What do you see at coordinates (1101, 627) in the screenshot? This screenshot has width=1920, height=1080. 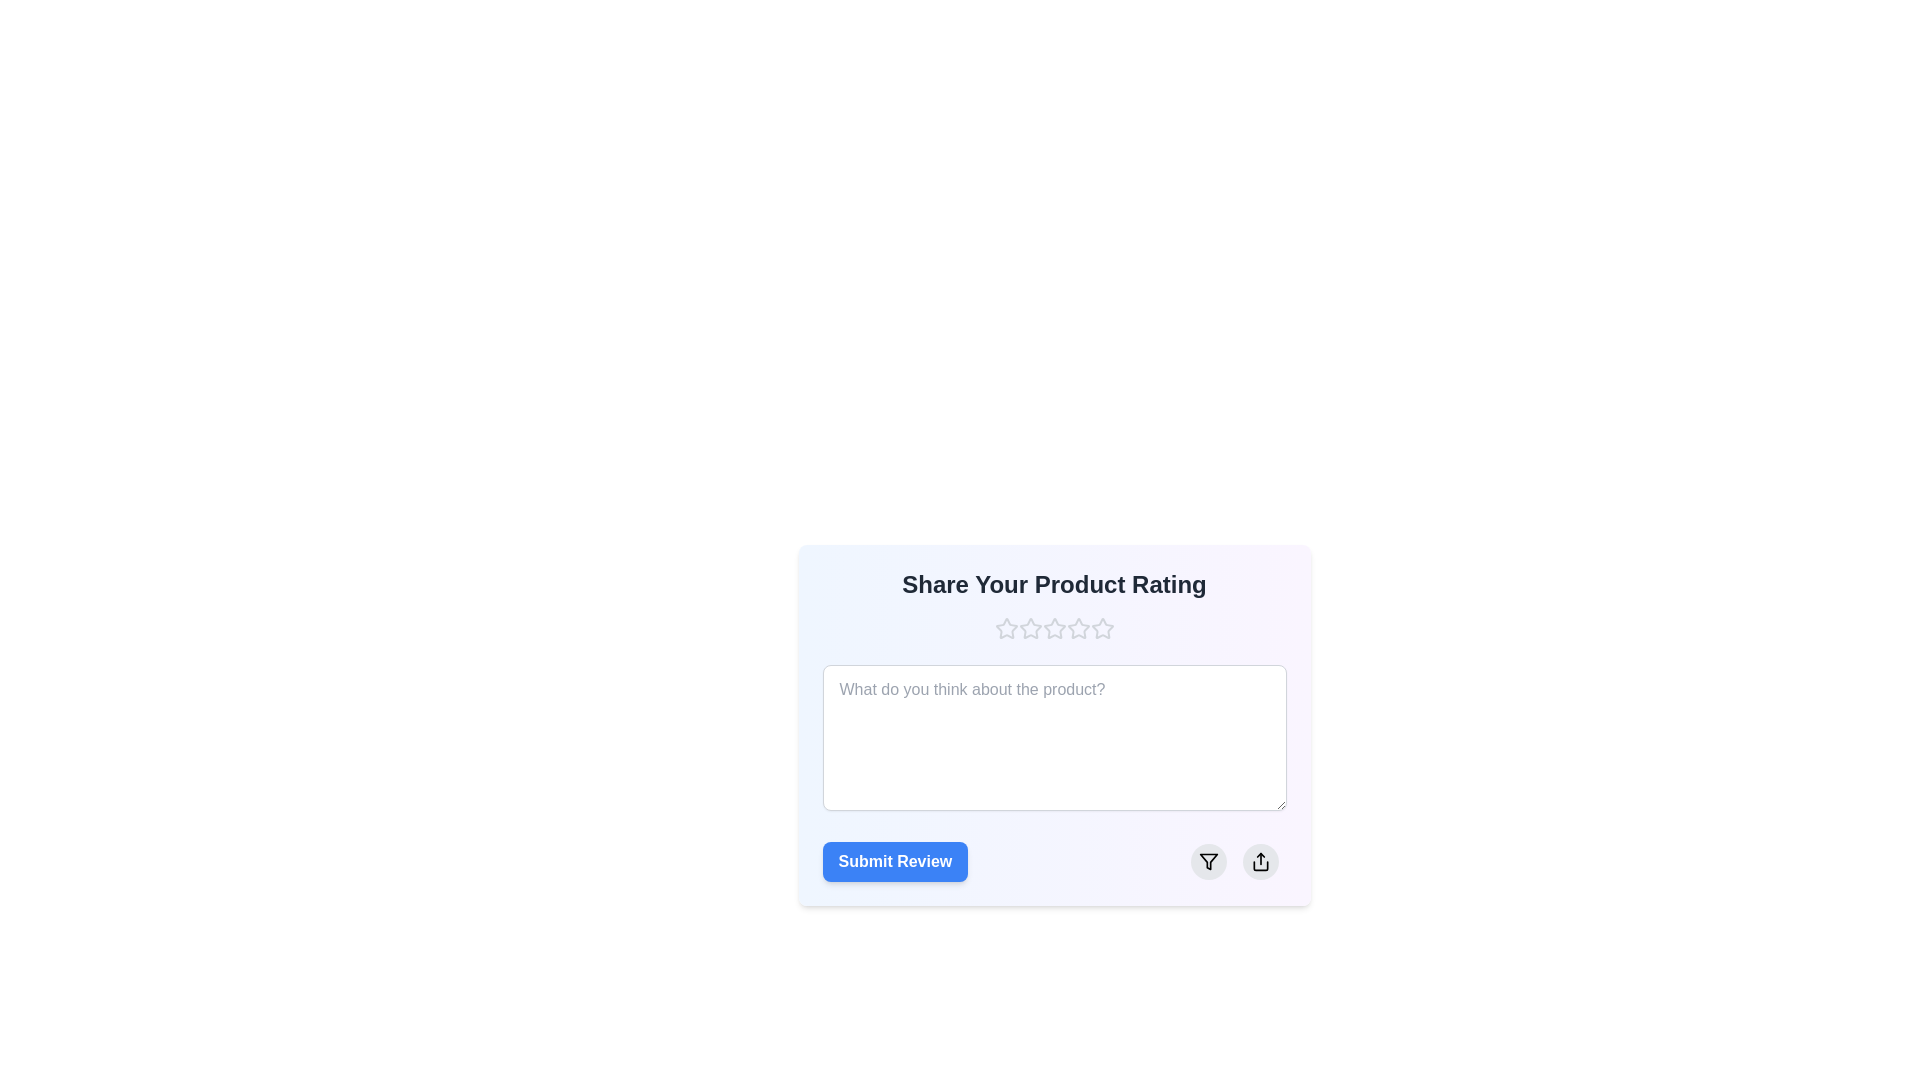 I see `the third star in the rating module titled 'Share Your Product Rating'` at bounding box center [1101, 627].